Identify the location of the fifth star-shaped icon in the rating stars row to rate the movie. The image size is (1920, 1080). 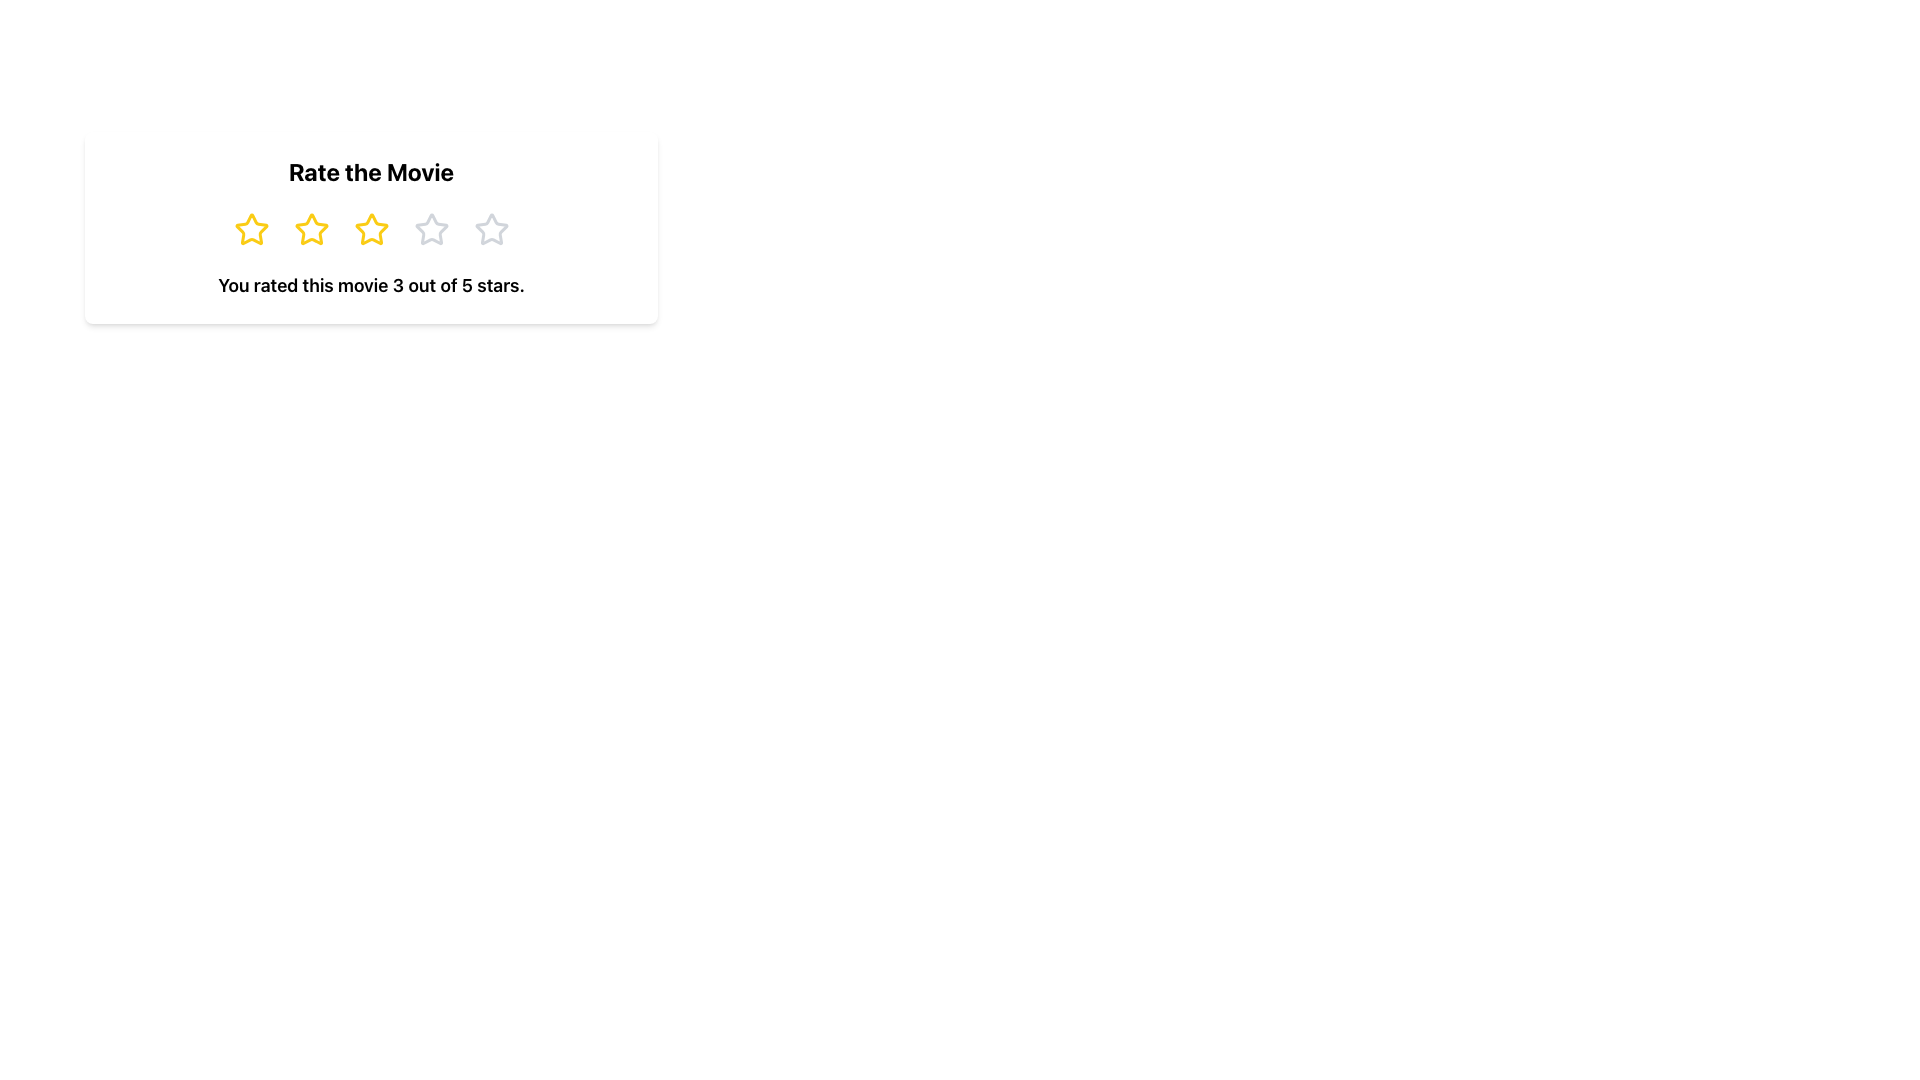
(491, 229).